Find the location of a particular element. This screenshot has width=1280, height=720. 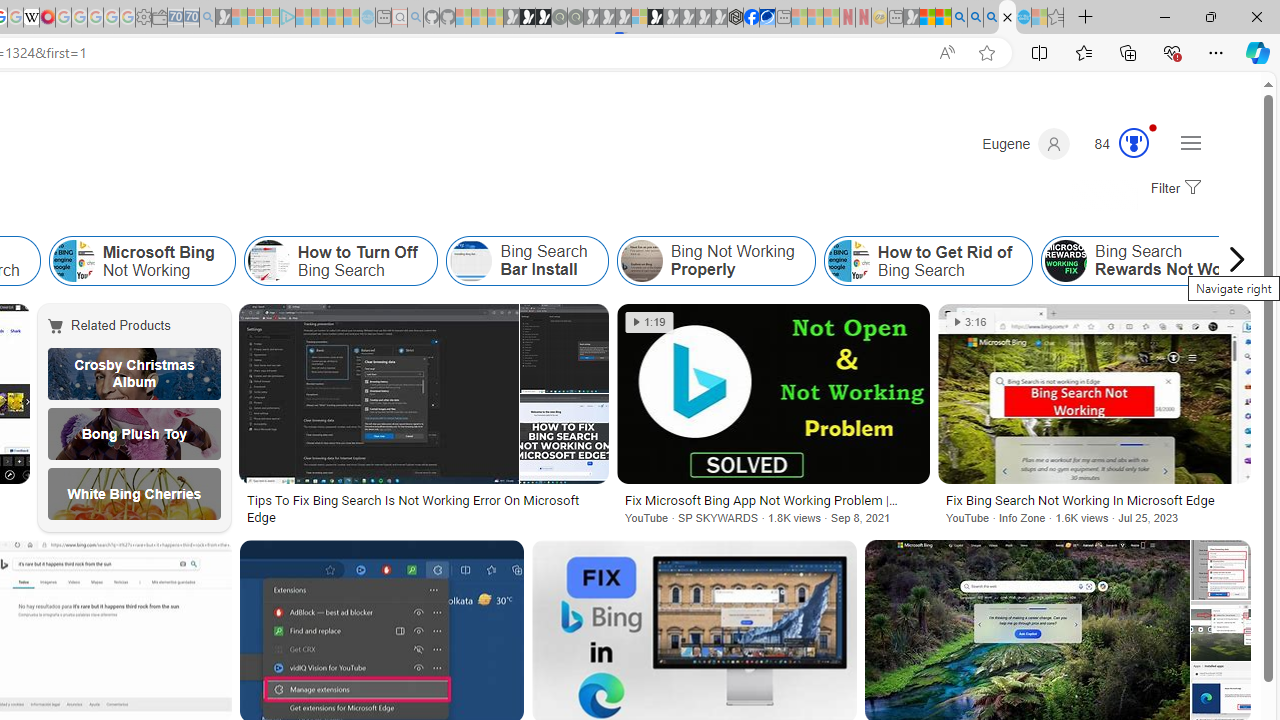

'Sign in to your account - Sleeping' is located at coordinates (638, 17).